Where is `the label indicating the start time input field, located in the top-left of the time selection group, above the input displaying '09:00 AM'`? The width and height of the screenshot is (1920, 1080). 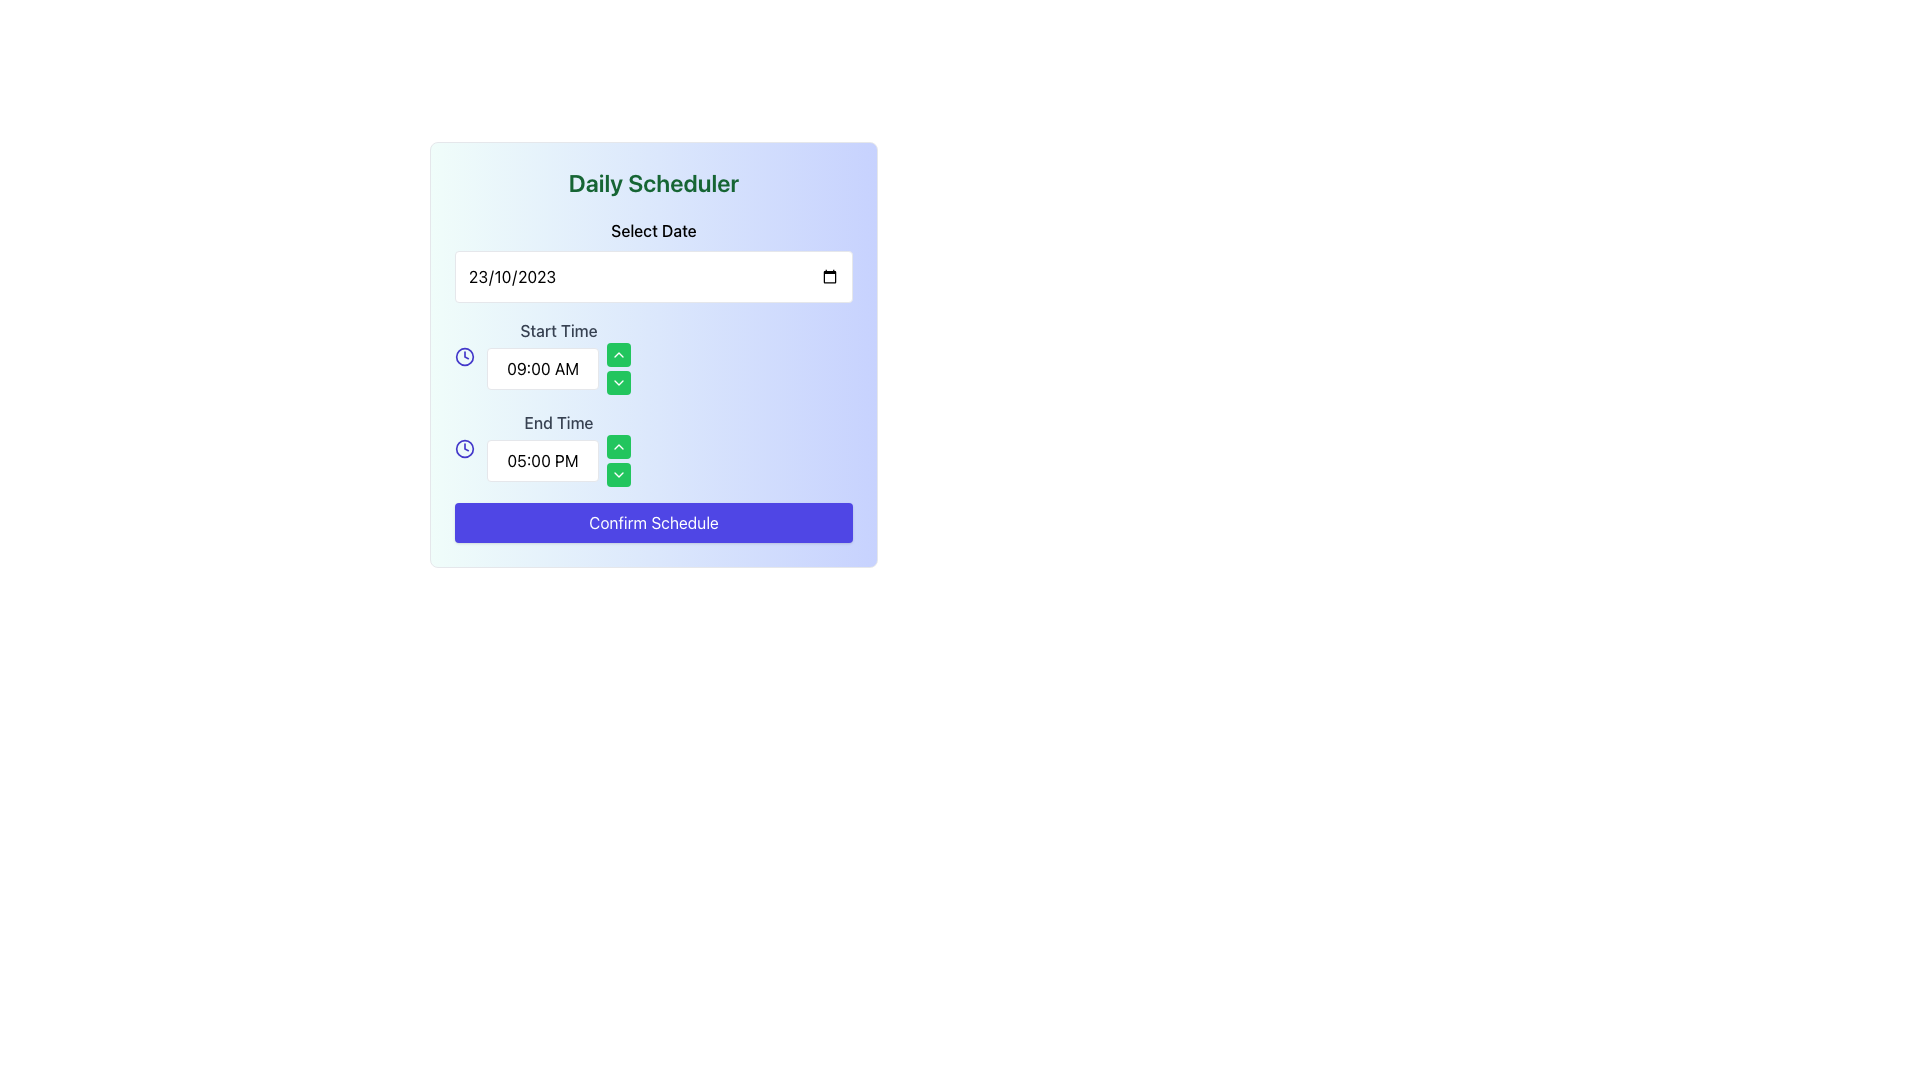 the label indicating the start time input field, located in the top-left of the time selection group, above the input displaying '09:00 AM' is located at coordinates (558, 330).